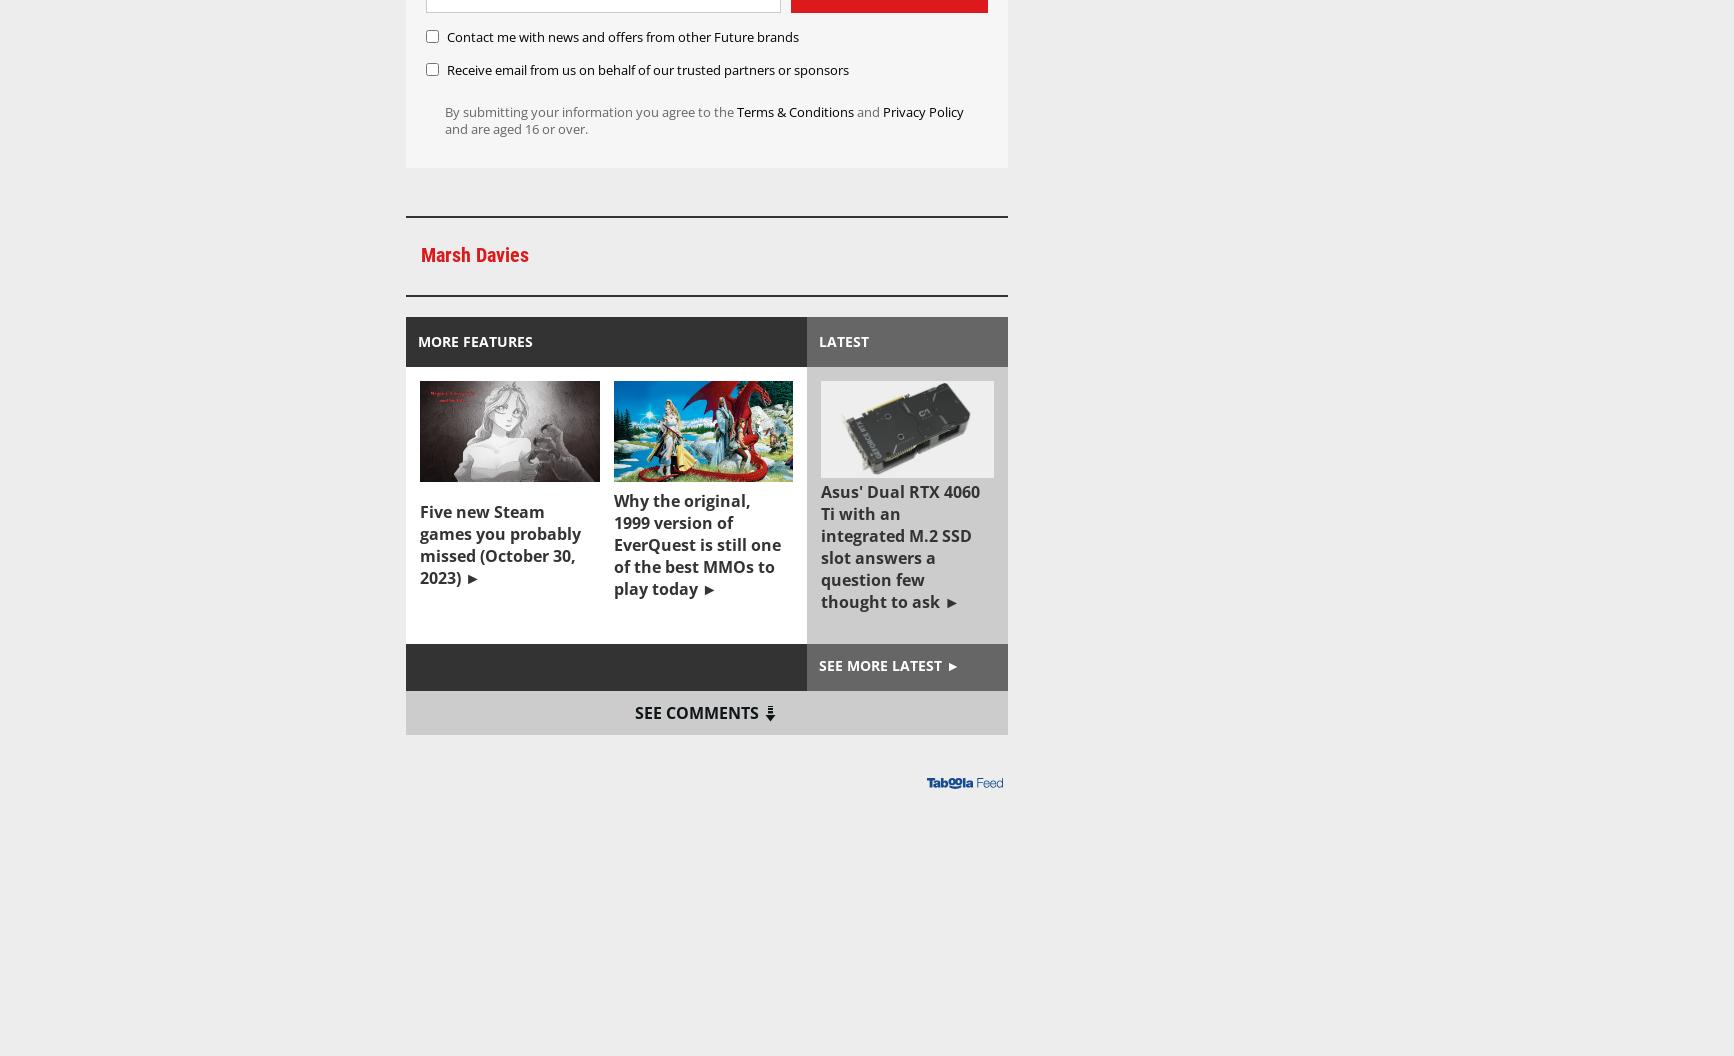 This screenshot has height=1056, width=1734. What do you see at coordinates (499, 545) in the screenshot?
I see `'Five new Steam games you probably missed (October 30, 2023)'` at bounding box center [499, 545].